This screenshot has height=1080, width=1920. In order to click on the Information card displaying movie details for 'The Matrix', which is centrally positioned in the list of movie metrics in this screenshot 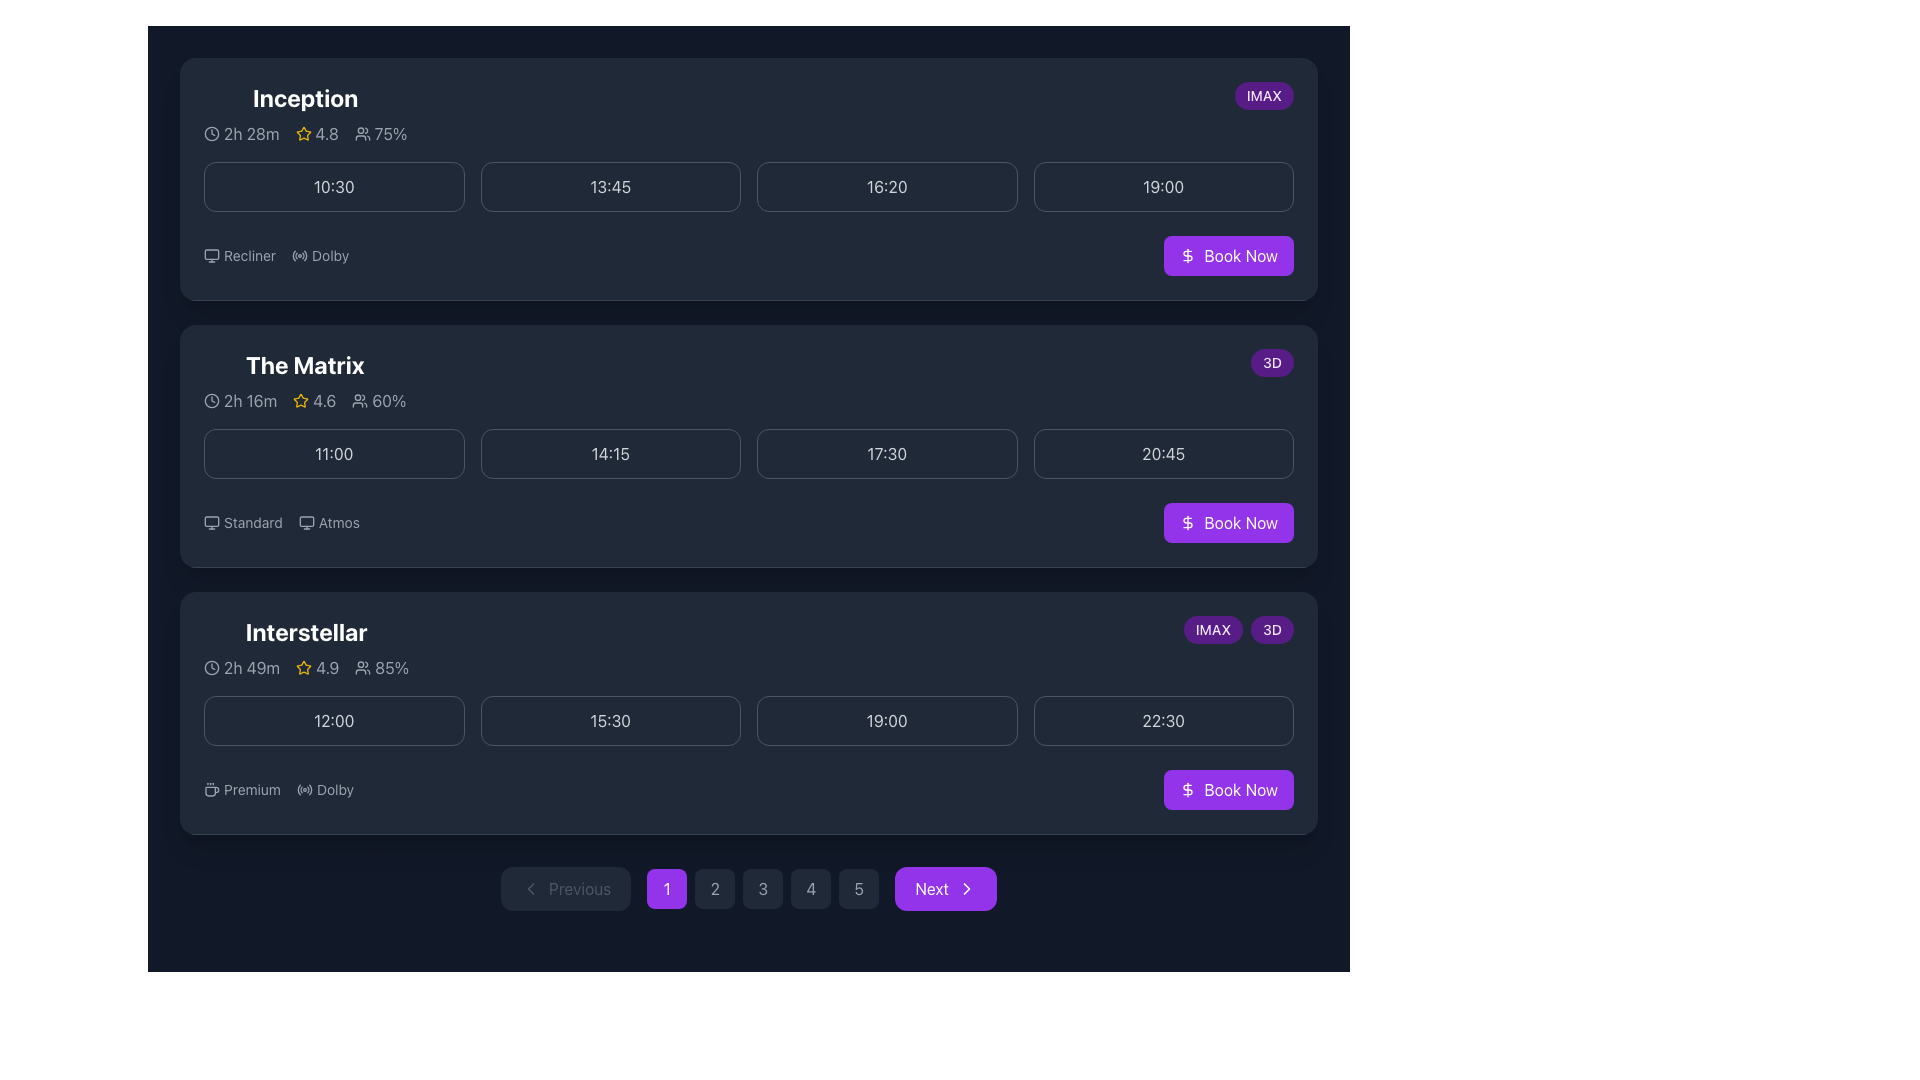, I will do `click(304, 381)`.